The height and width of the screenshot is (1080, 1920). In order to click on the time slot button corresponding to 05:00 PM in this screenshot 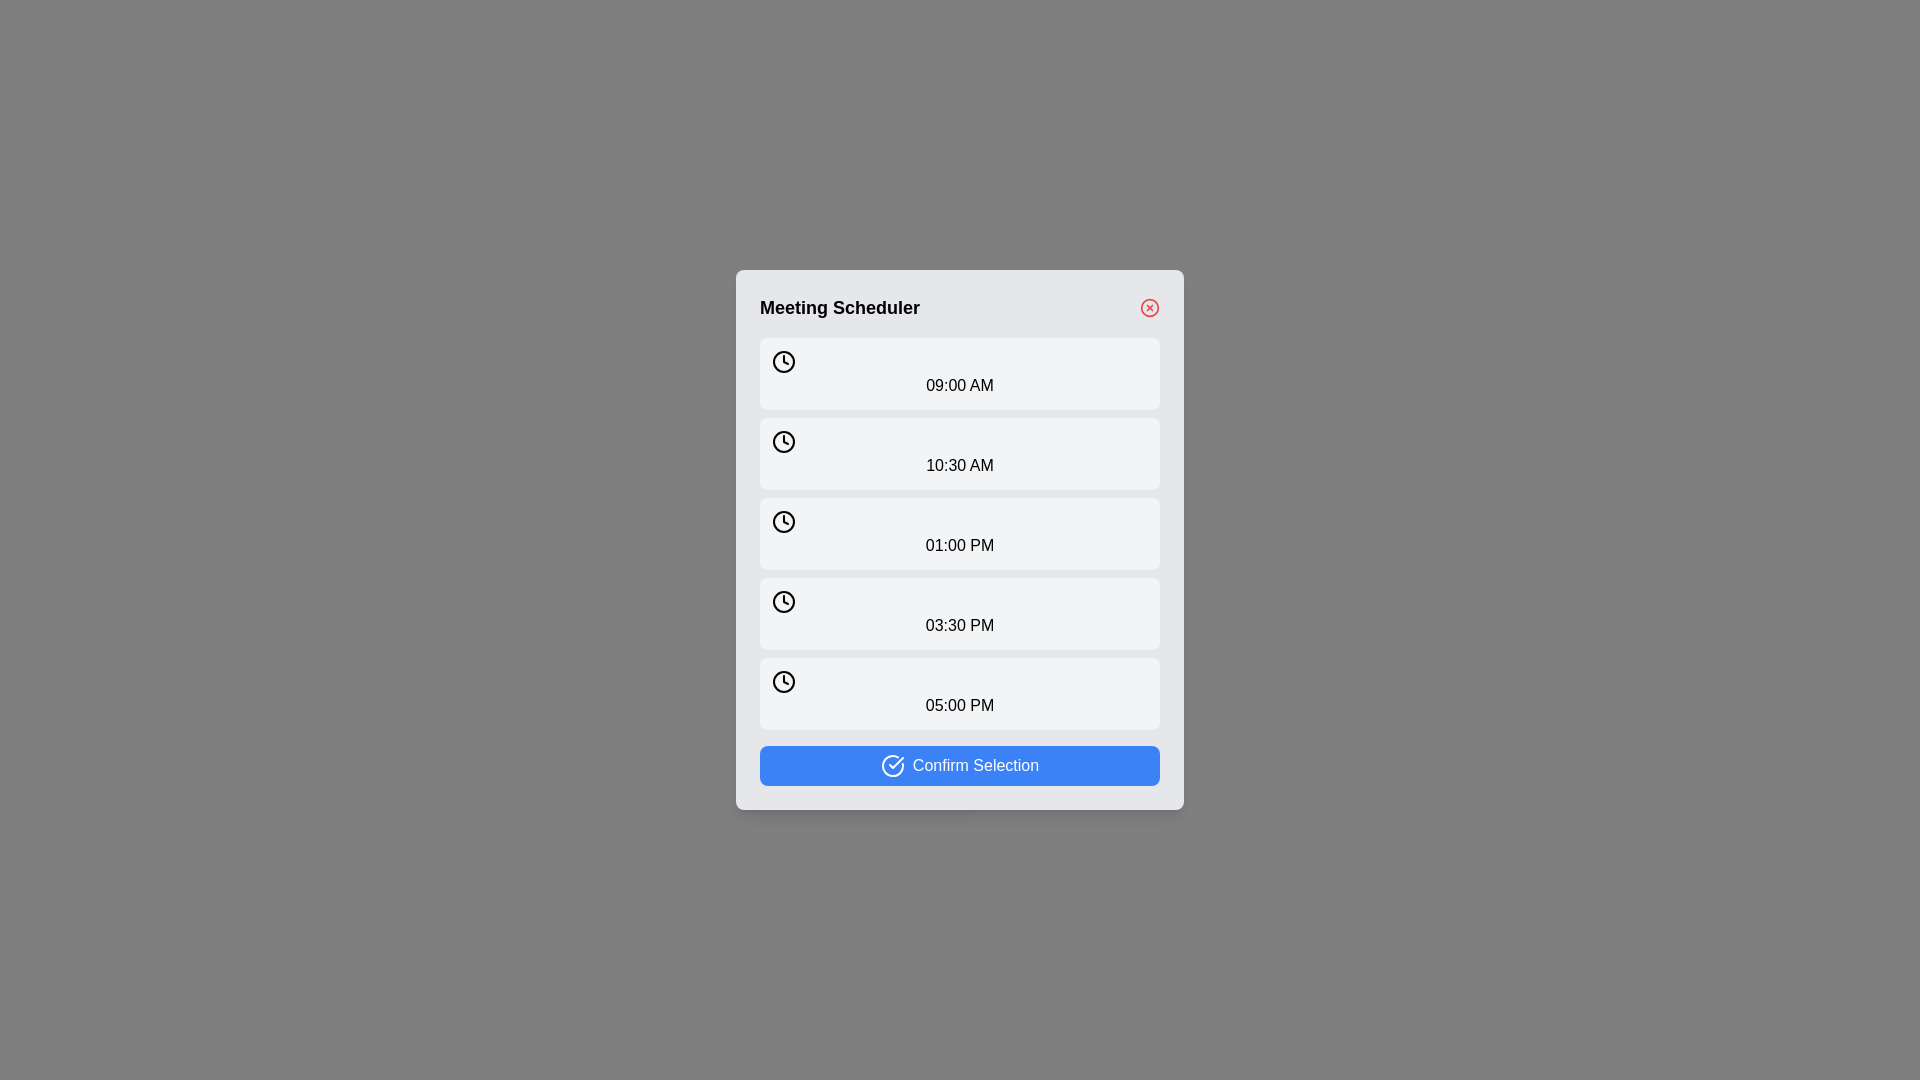, I will do `click(960, 693)`.